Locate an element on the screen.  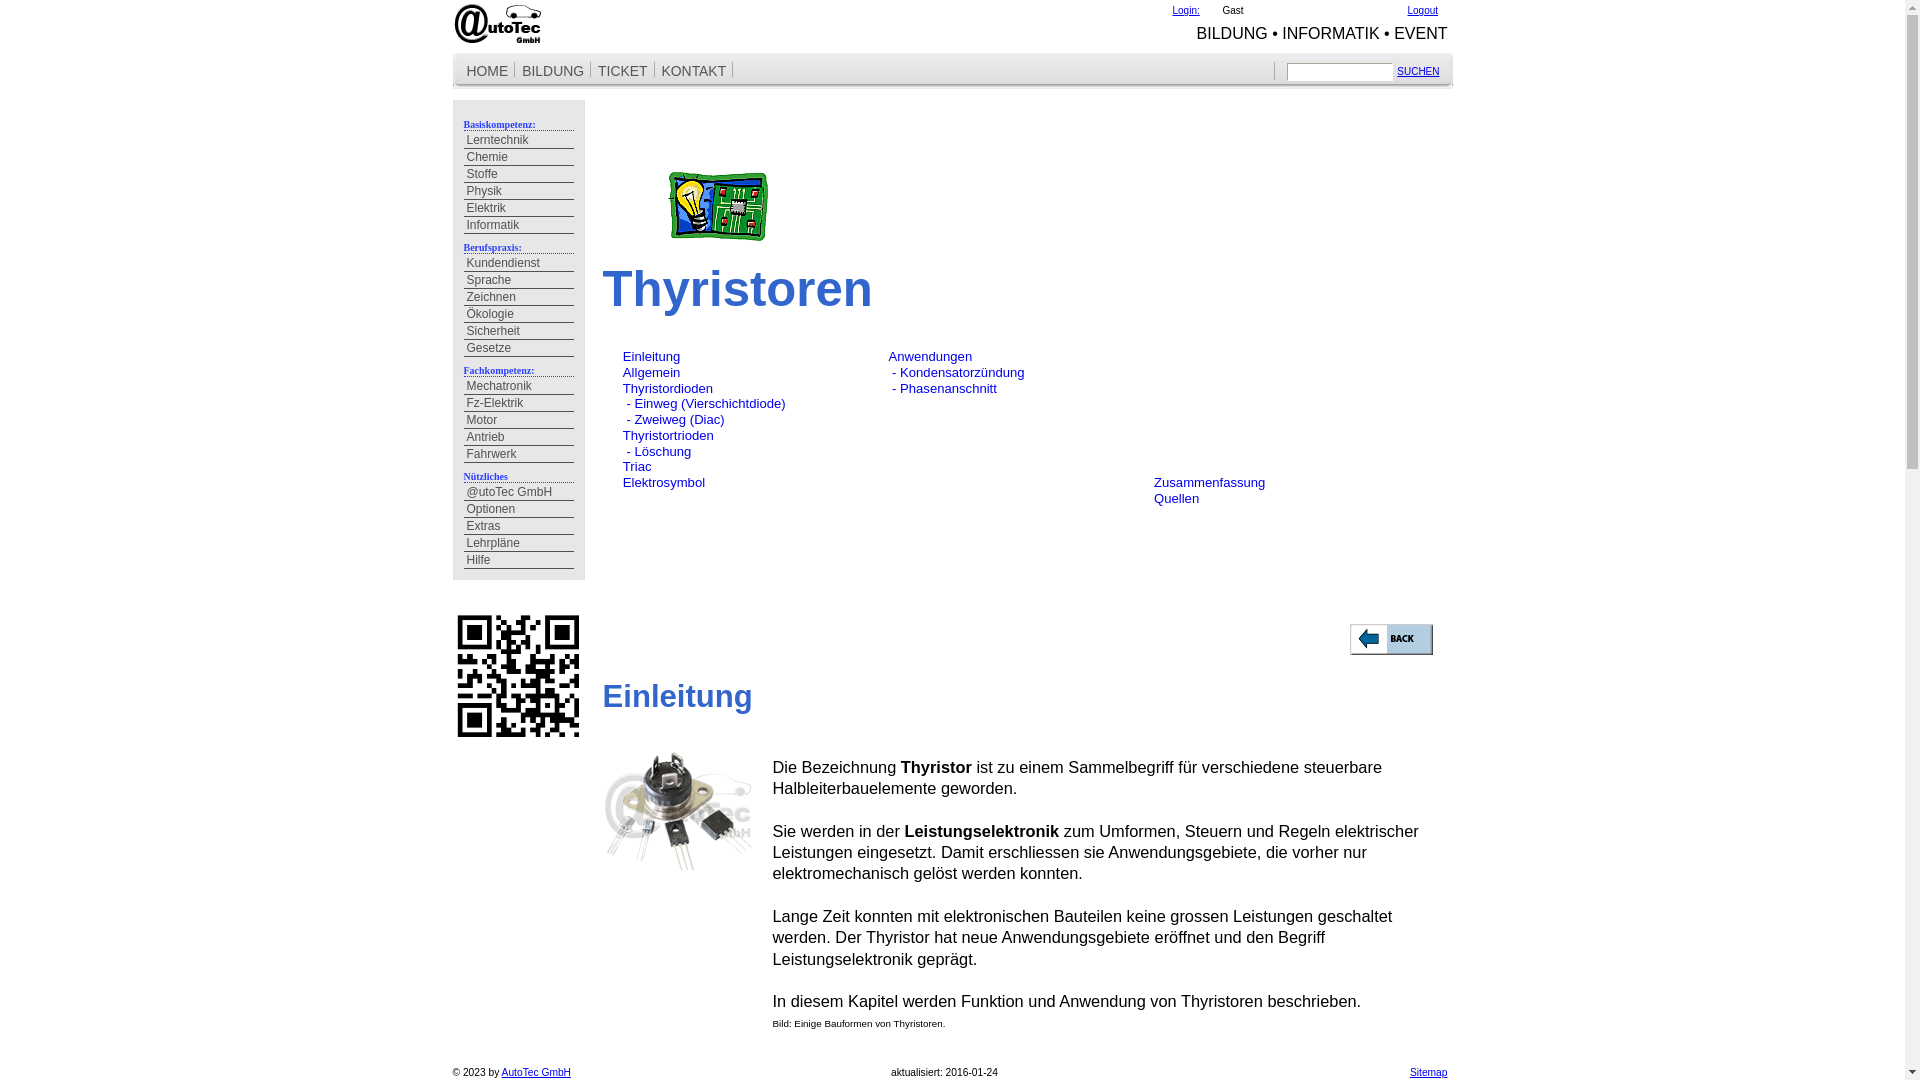
' ' is located at coordinates (603, 88).